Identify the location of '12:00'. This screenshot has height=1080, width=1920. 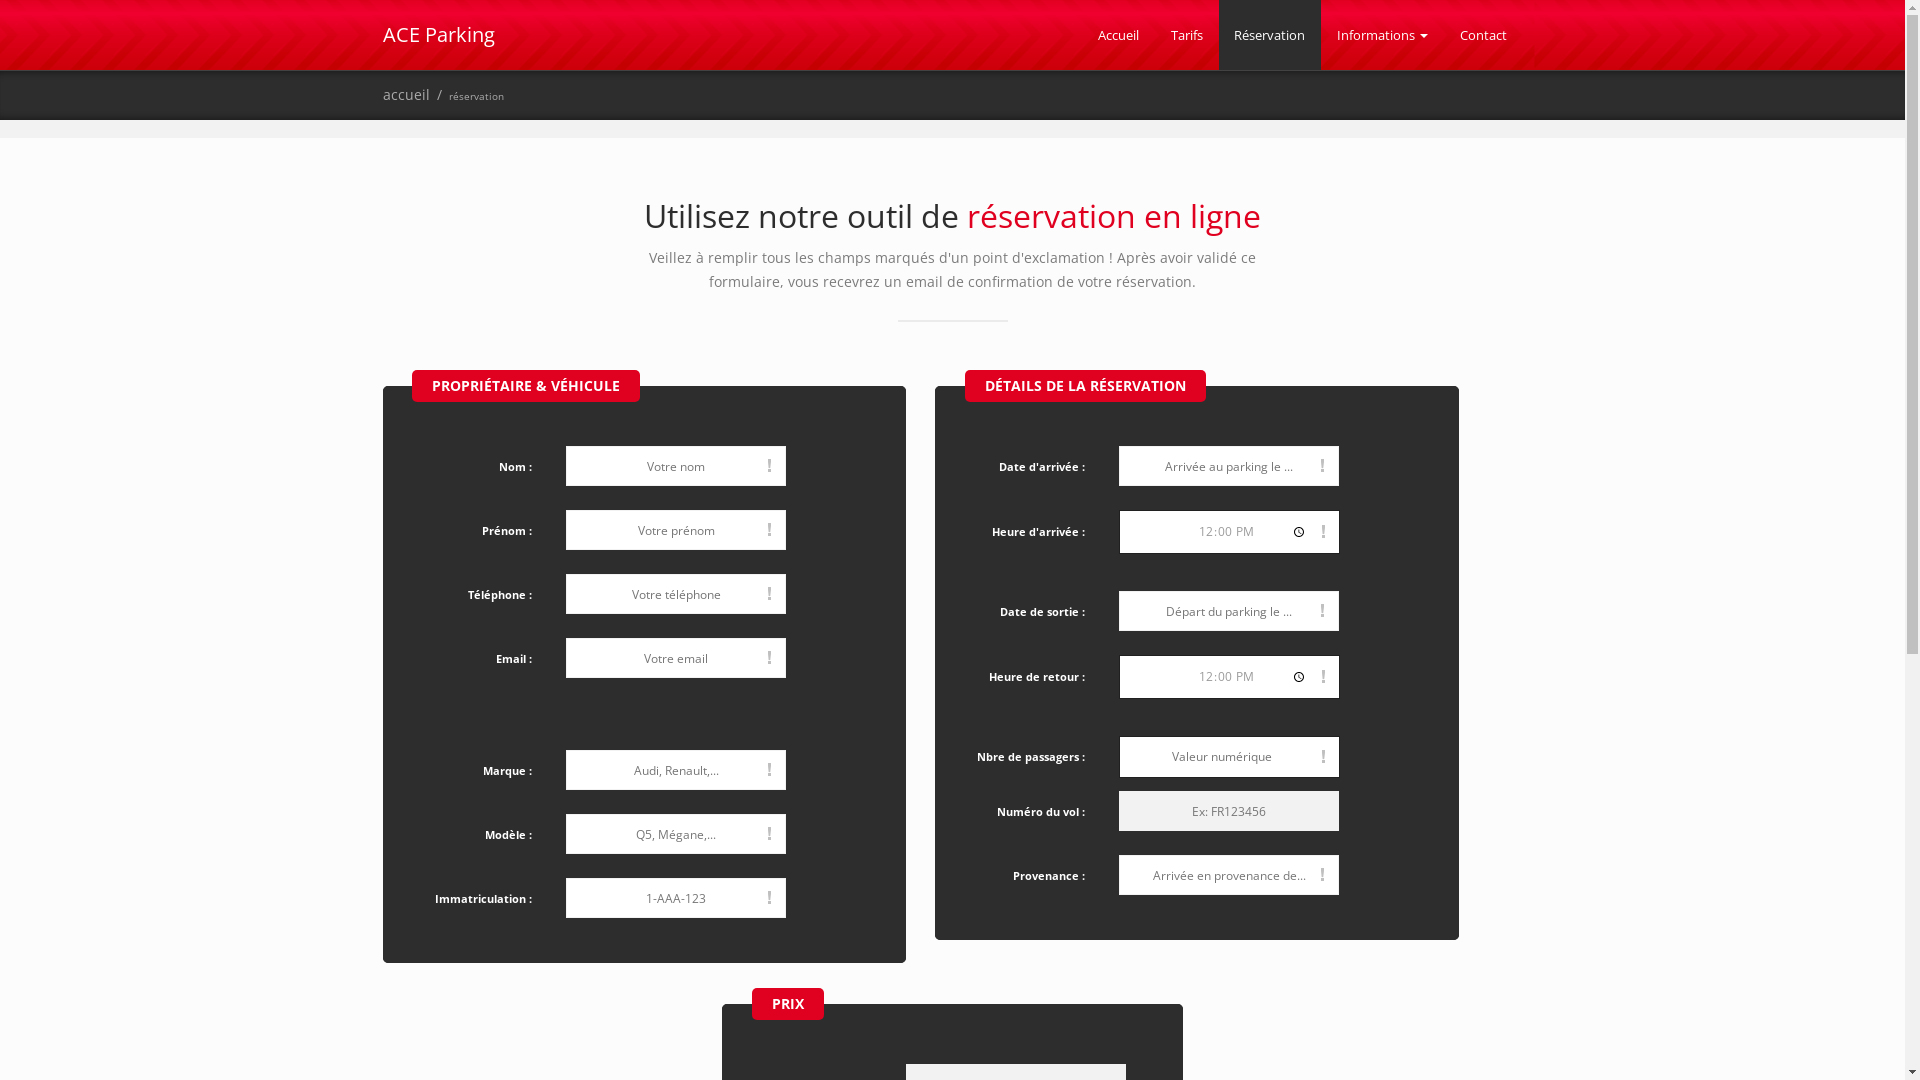
(1117, 676).